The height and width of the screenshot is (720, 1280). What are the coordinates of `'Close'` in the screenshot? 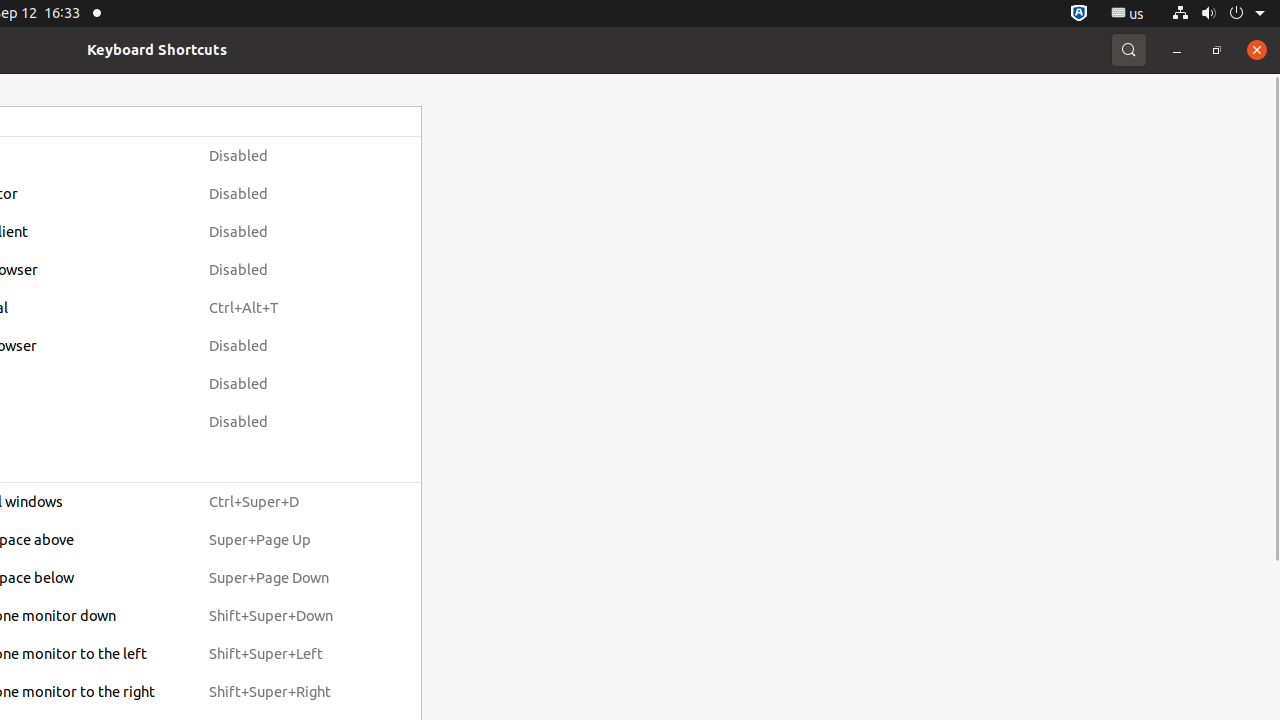 It's located at (1255, 48).